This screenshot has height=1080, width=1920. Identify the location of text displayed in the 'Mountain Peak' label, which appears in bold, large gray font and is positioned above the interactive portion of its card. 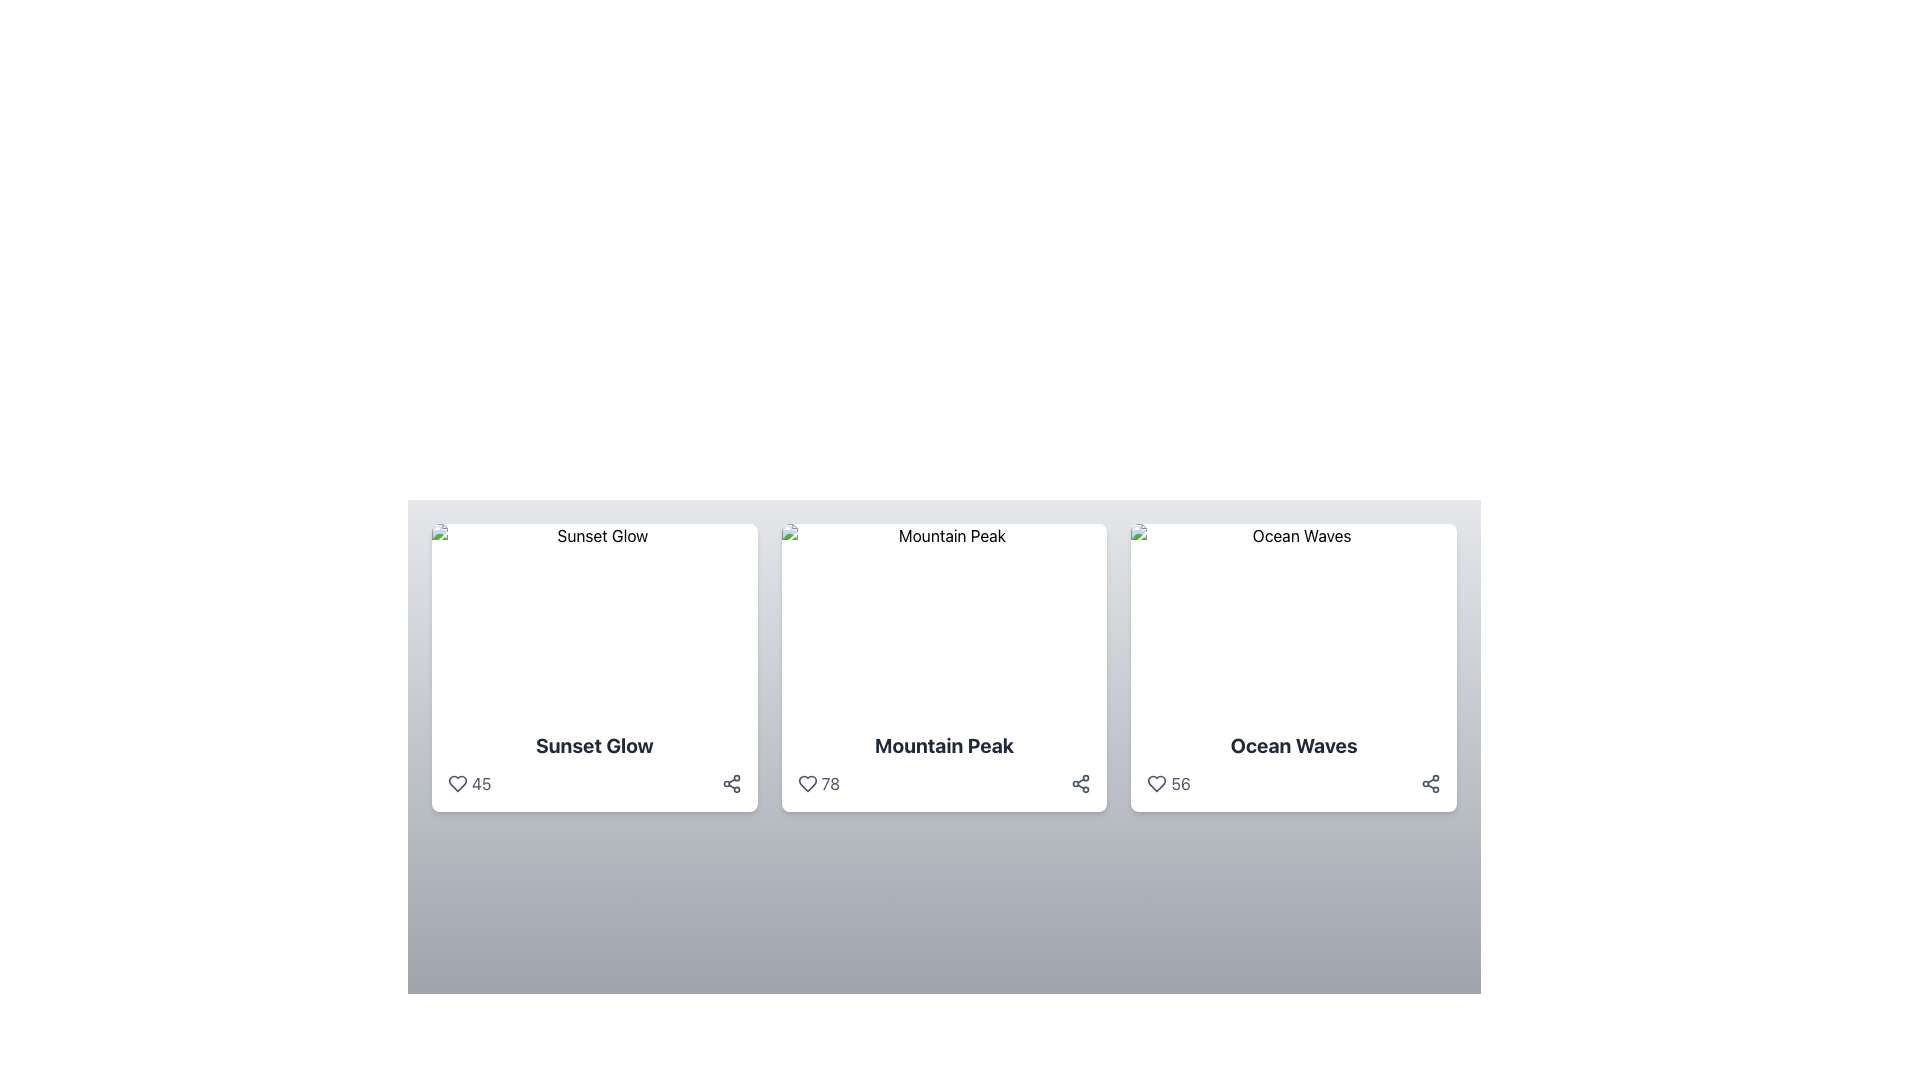
(943, 745).